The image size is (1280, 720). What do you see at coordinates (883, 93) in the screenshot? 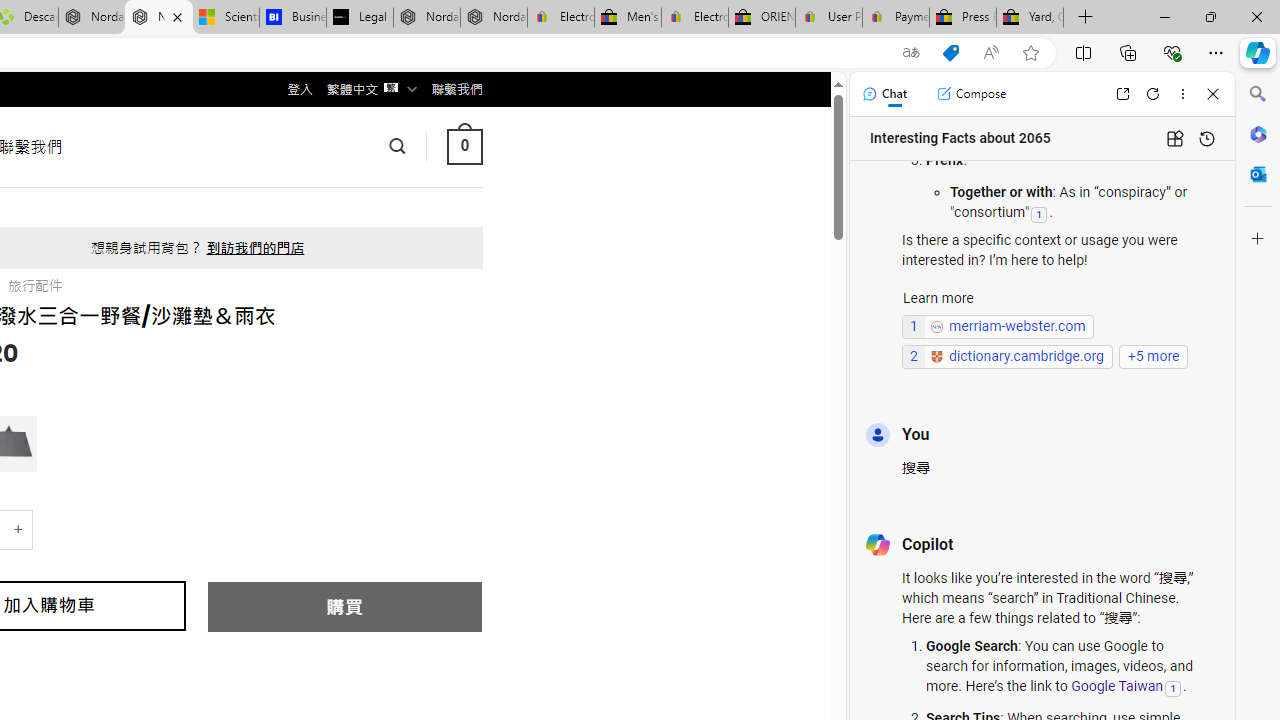
I see `'Chat'` at bounding box center [883, 93].